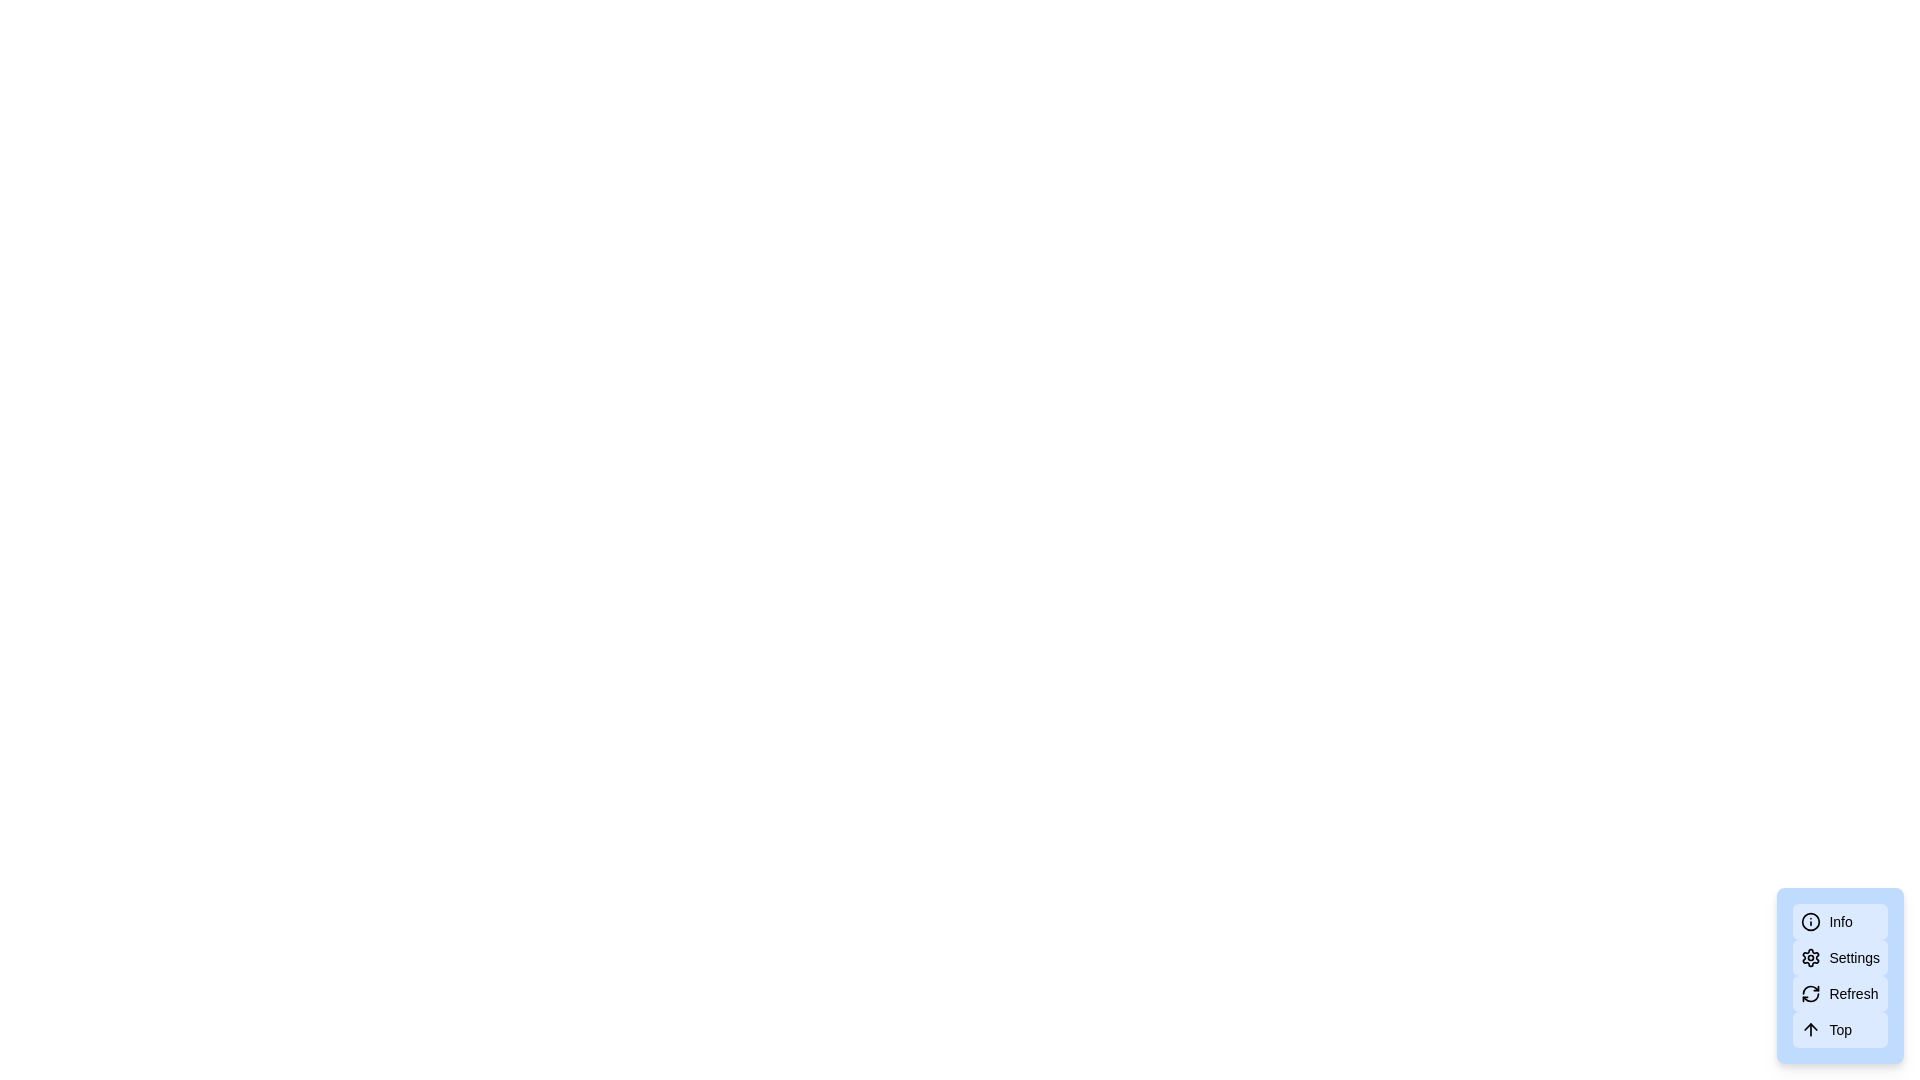 The height and width of the screenshot is (1080, 1920). I want to click on the refresh button located as the third item in a vertical list of buttons, positioned in the bottom-right corner of the interface, to initiate refresh, so click(1840, 974).